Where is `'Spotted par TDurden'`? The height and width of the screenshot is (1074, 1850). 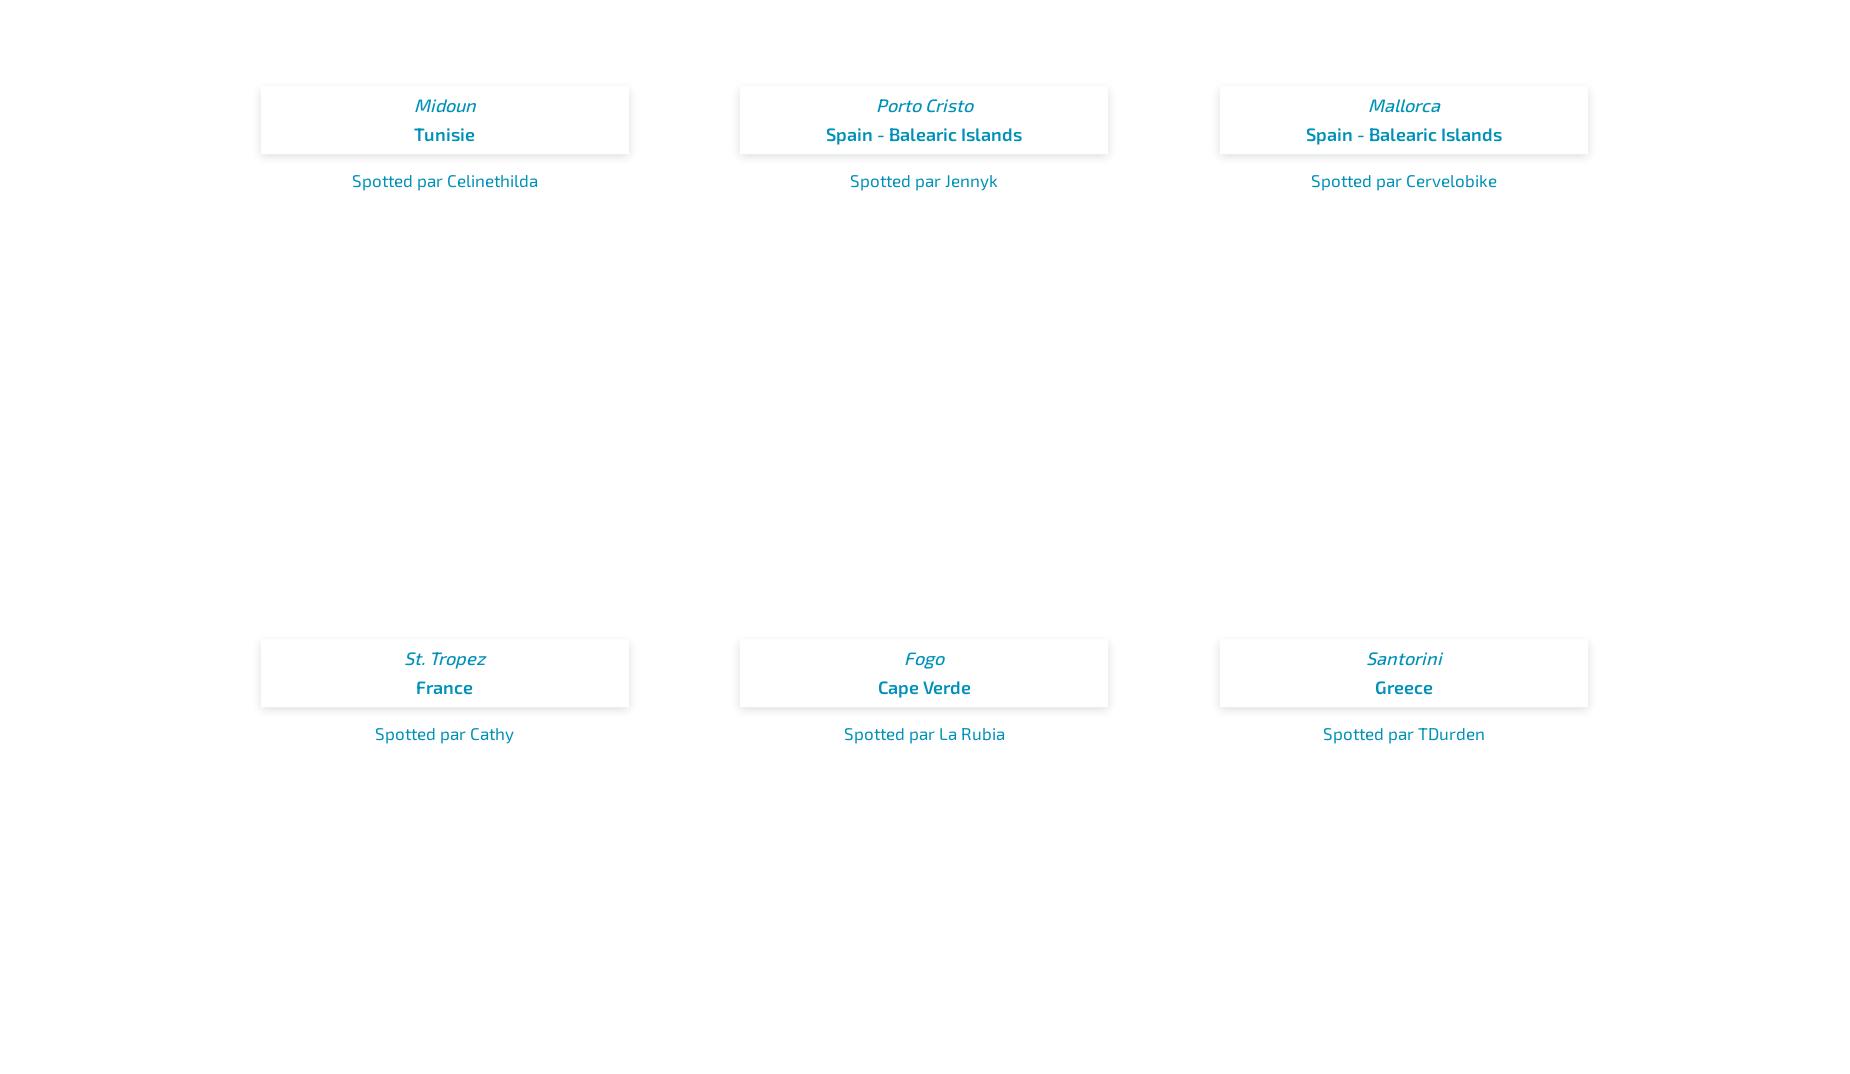
'Spotted par TDurden' is located at coordinates (1403, 732).